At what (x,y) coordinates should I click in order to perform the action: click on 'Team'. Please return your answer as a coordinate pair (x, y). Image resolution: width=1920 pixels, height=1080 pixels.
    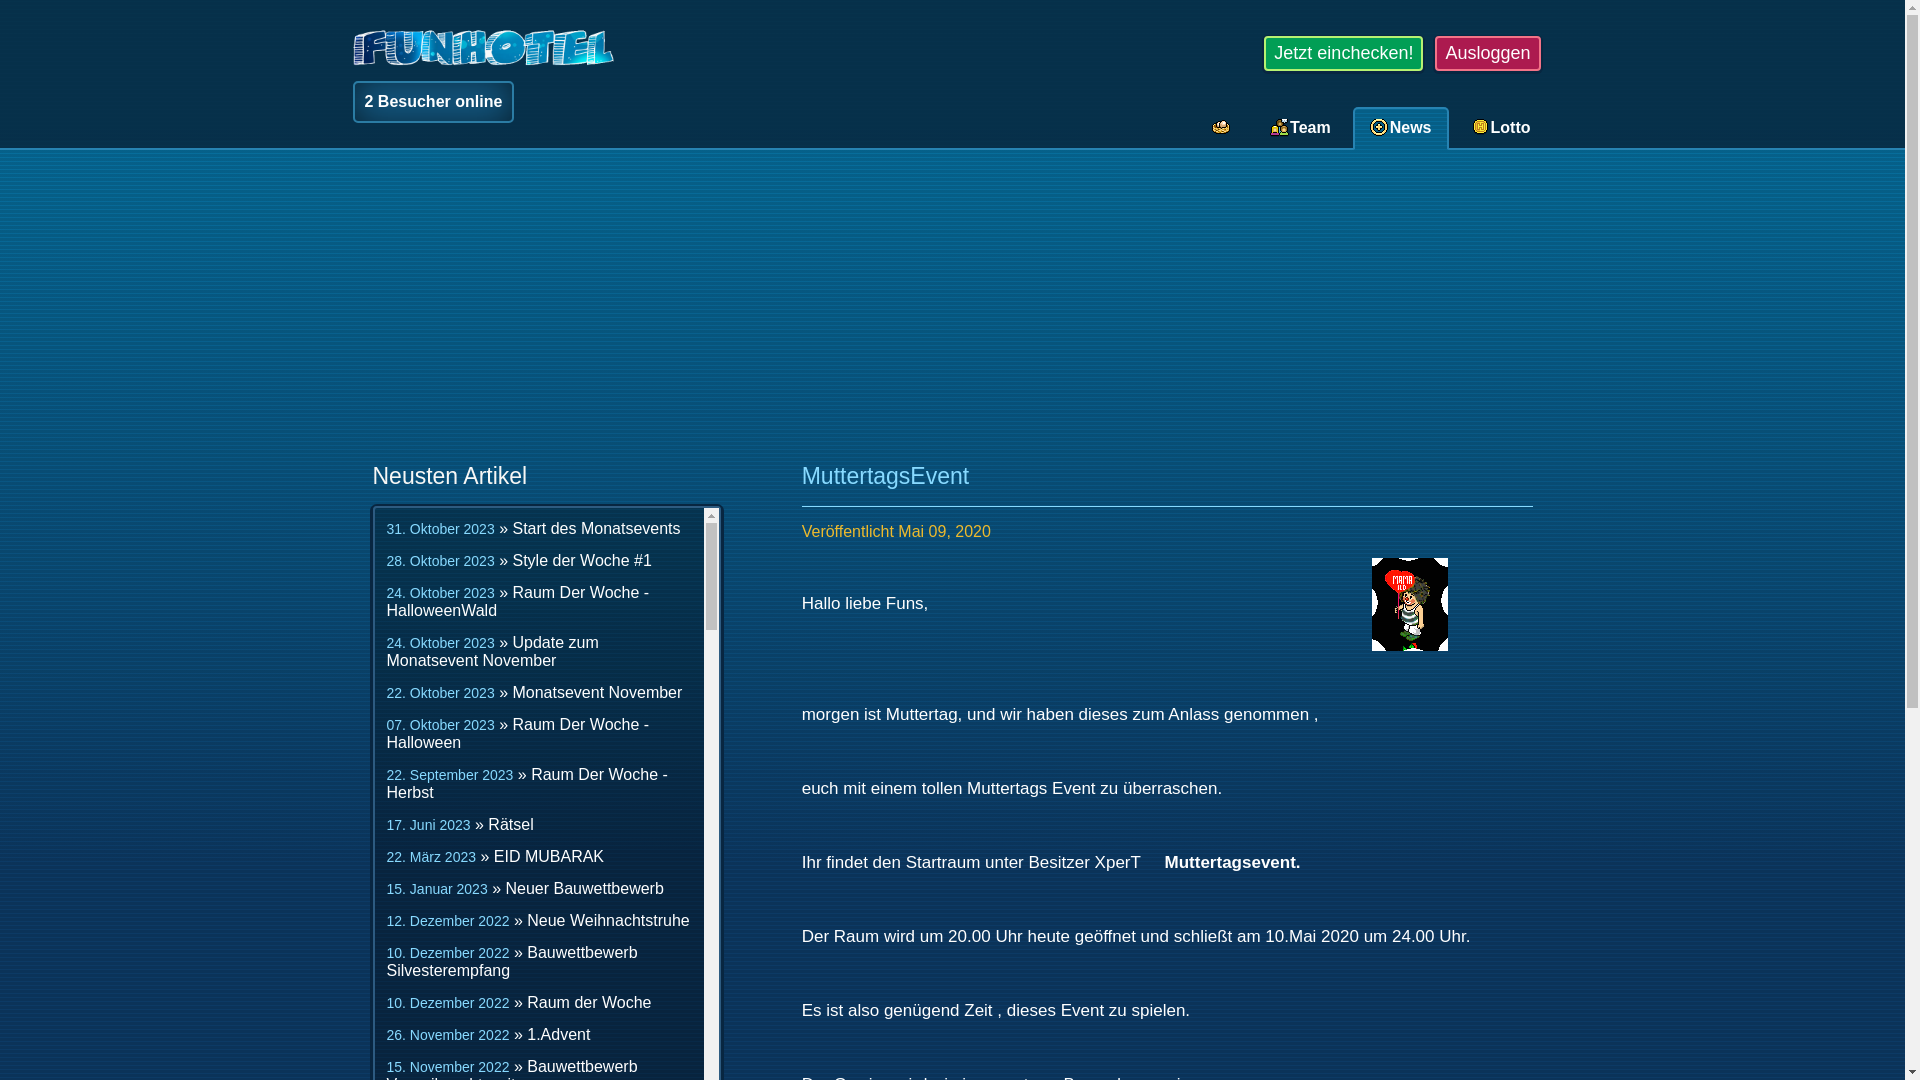
    Looking at the image, I should click on (1302, 127).